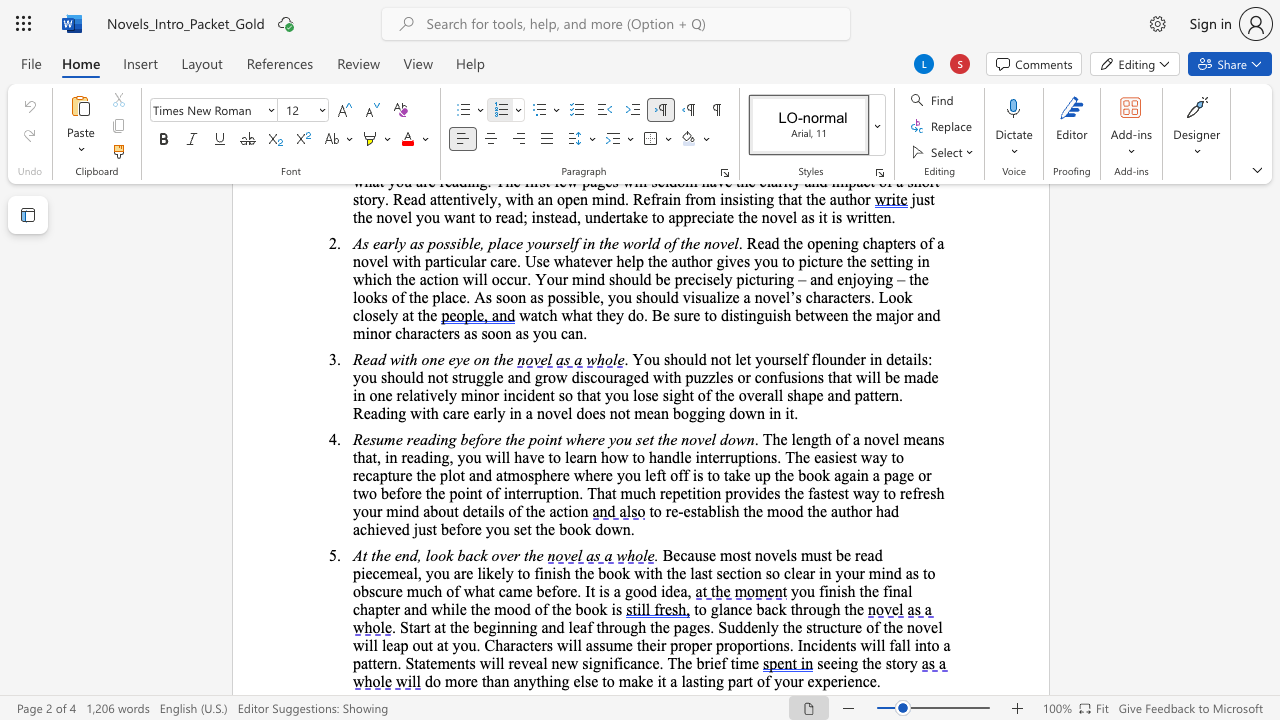 This screenshot has width=1280, height=720. What do you see at coordinates (846, 438) in the screenshot?
I see `the 1th character "f" in the text` at bounding box center [846, 438].